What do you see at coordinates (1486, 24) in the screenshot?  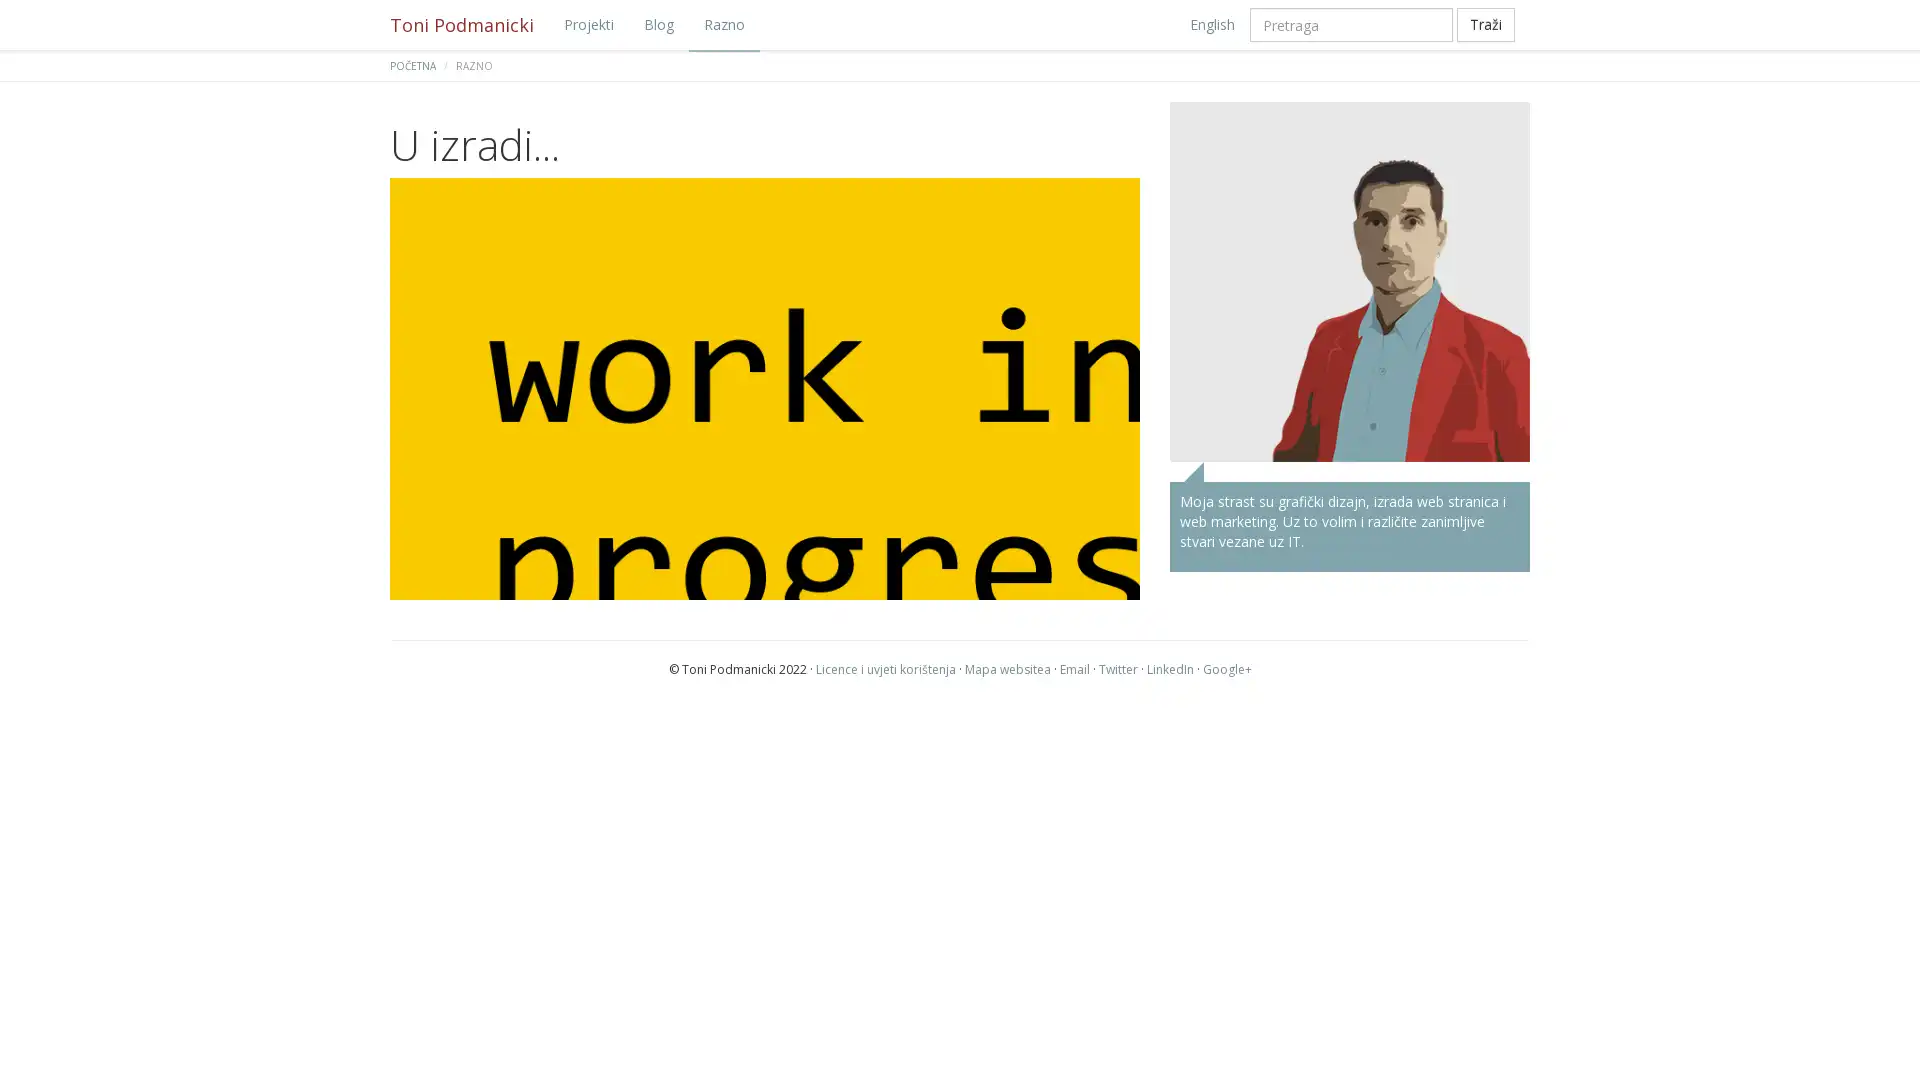 I see `Trazi` at bounding box center [1486, 24].